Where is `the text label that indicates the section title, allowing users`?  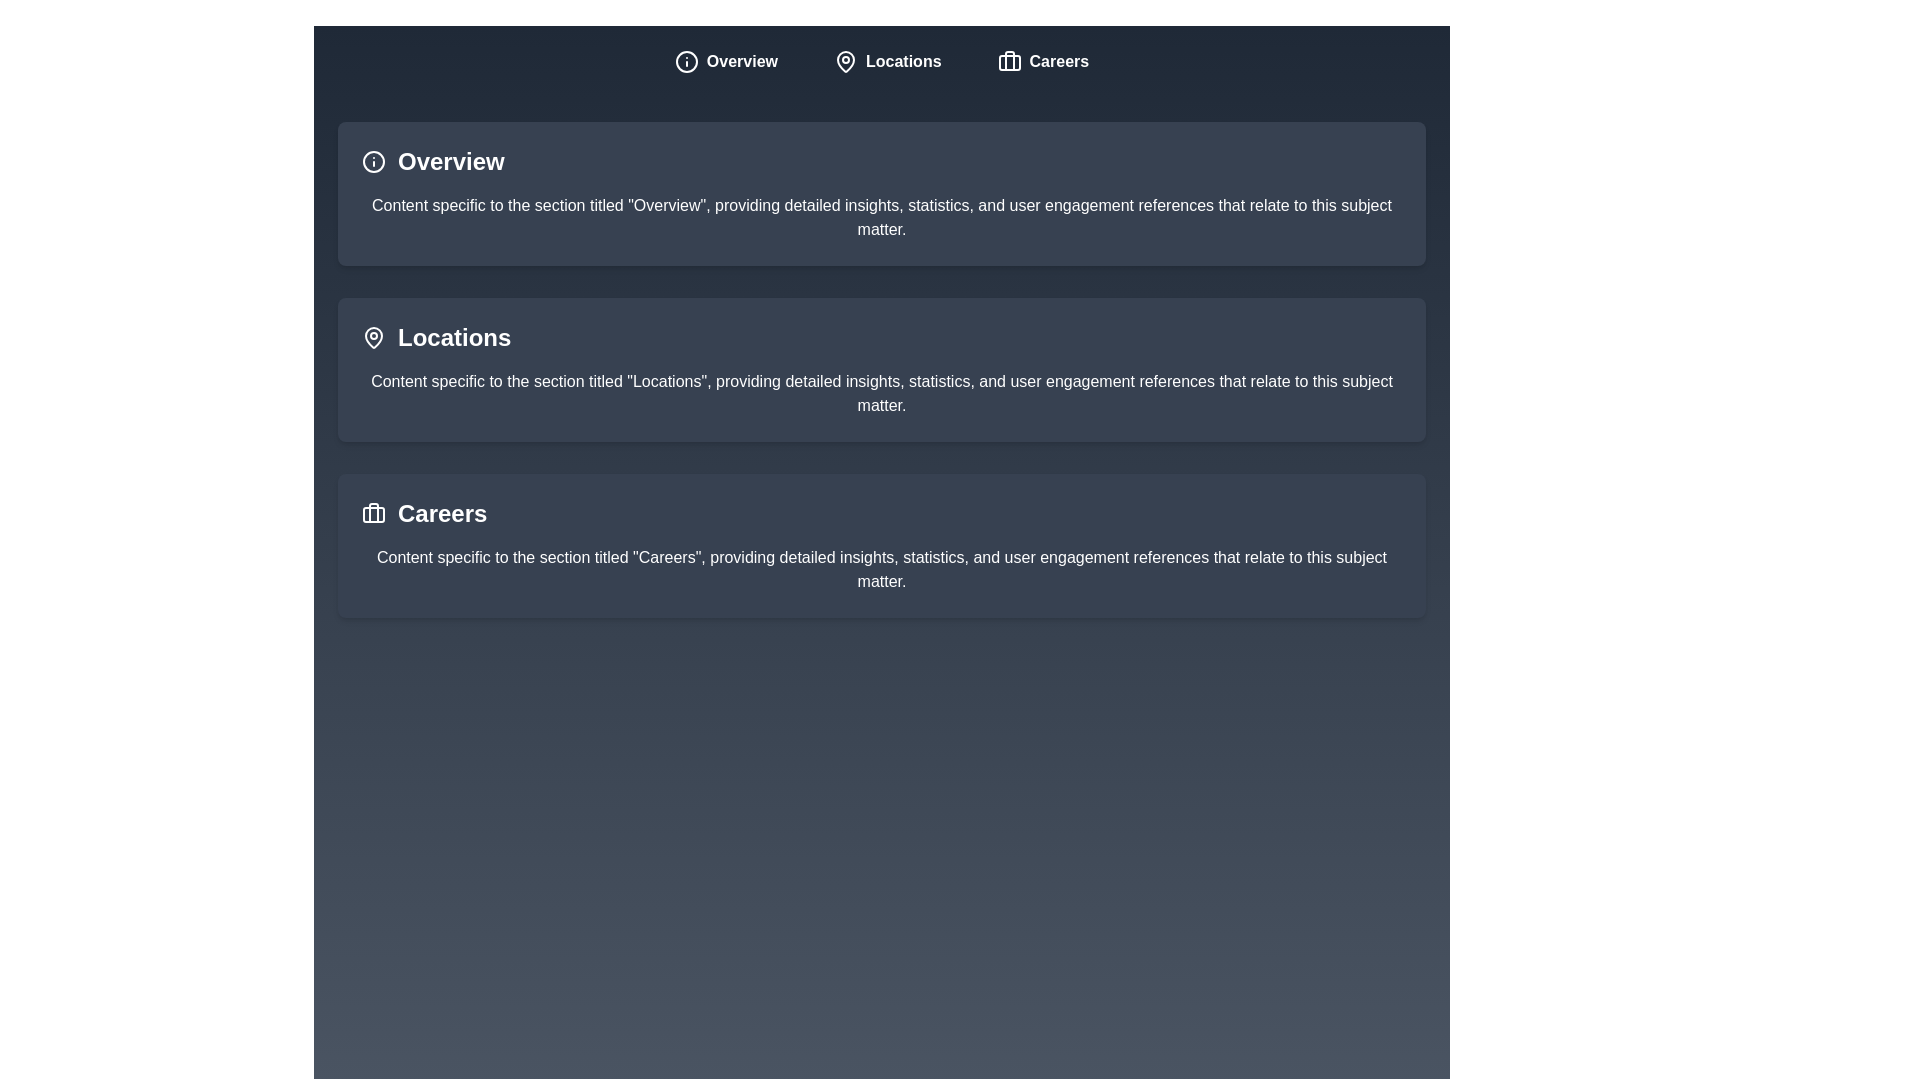
the text label that indicates the section title, allowing users is located at coordinates (450, 161).